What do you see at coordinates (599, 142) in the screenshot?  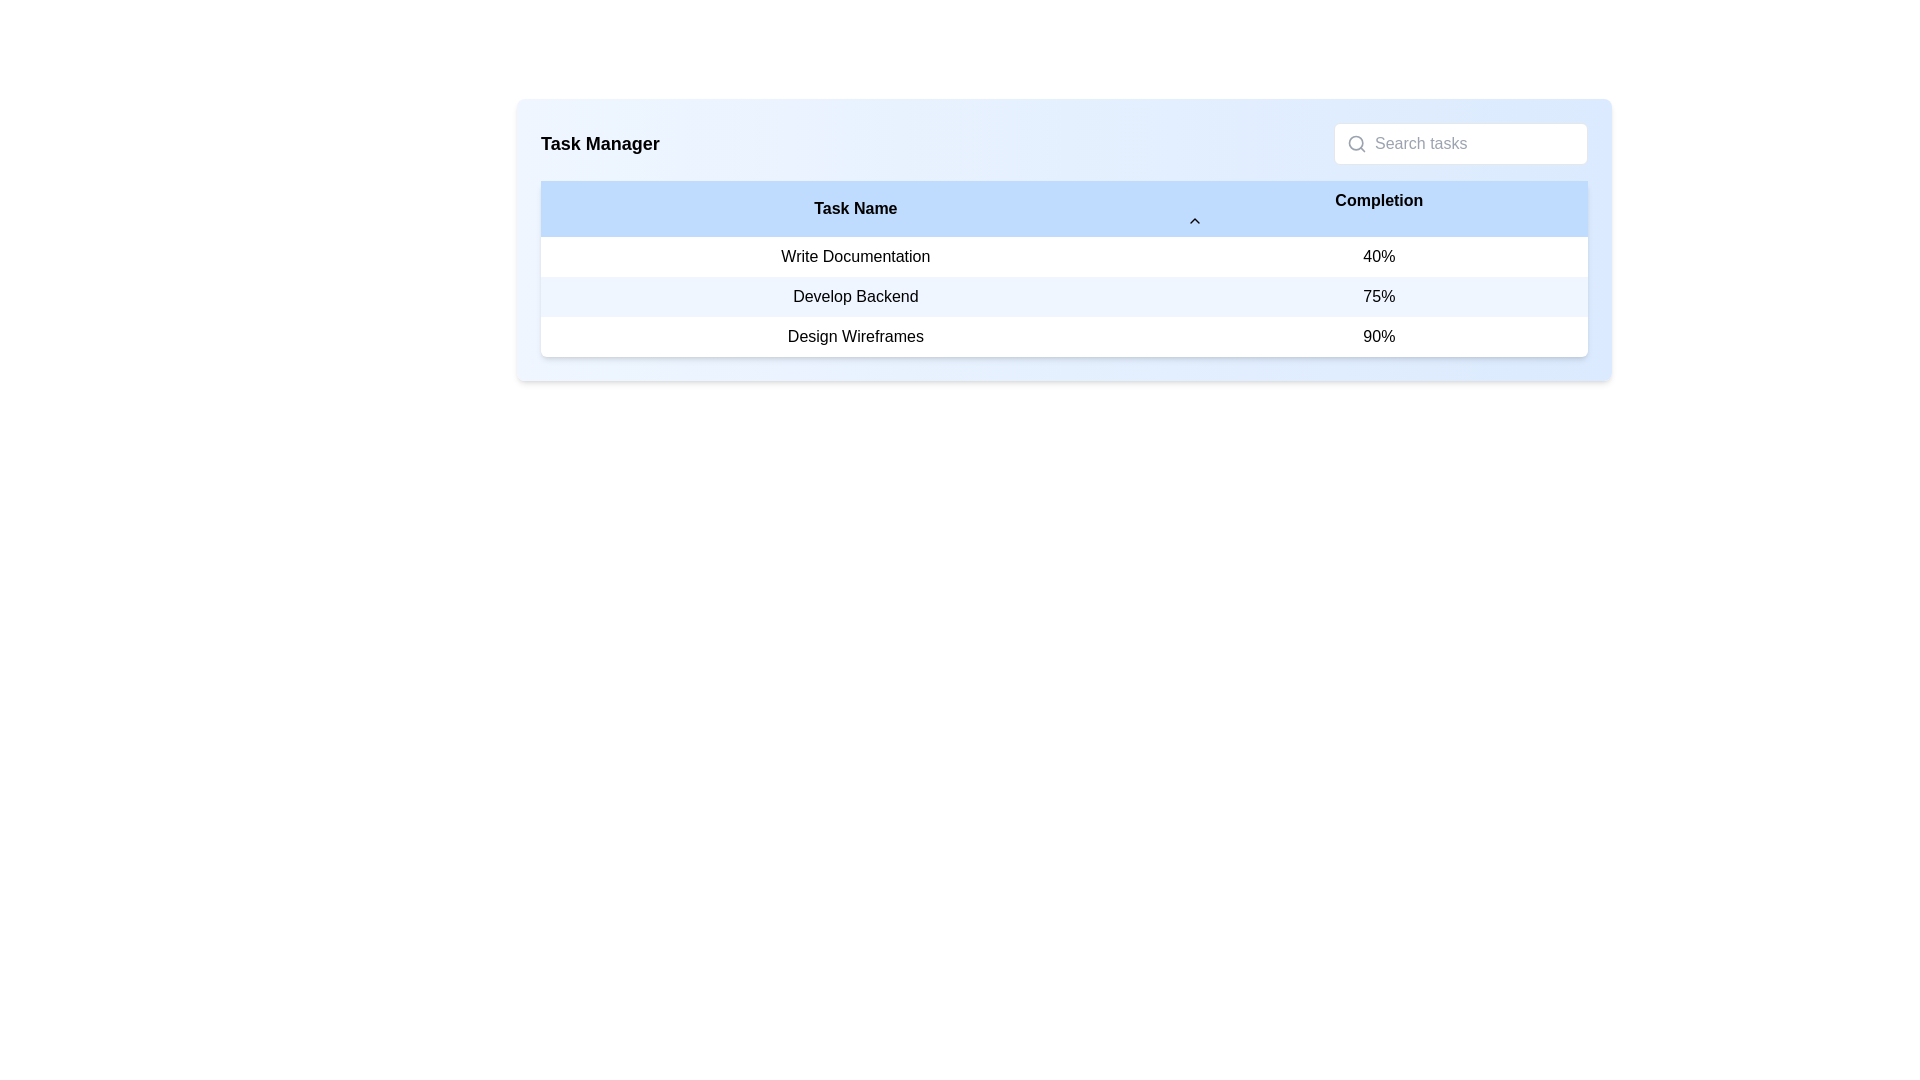 I see `the heading text of the task management system` at bounding box center [599, 142].